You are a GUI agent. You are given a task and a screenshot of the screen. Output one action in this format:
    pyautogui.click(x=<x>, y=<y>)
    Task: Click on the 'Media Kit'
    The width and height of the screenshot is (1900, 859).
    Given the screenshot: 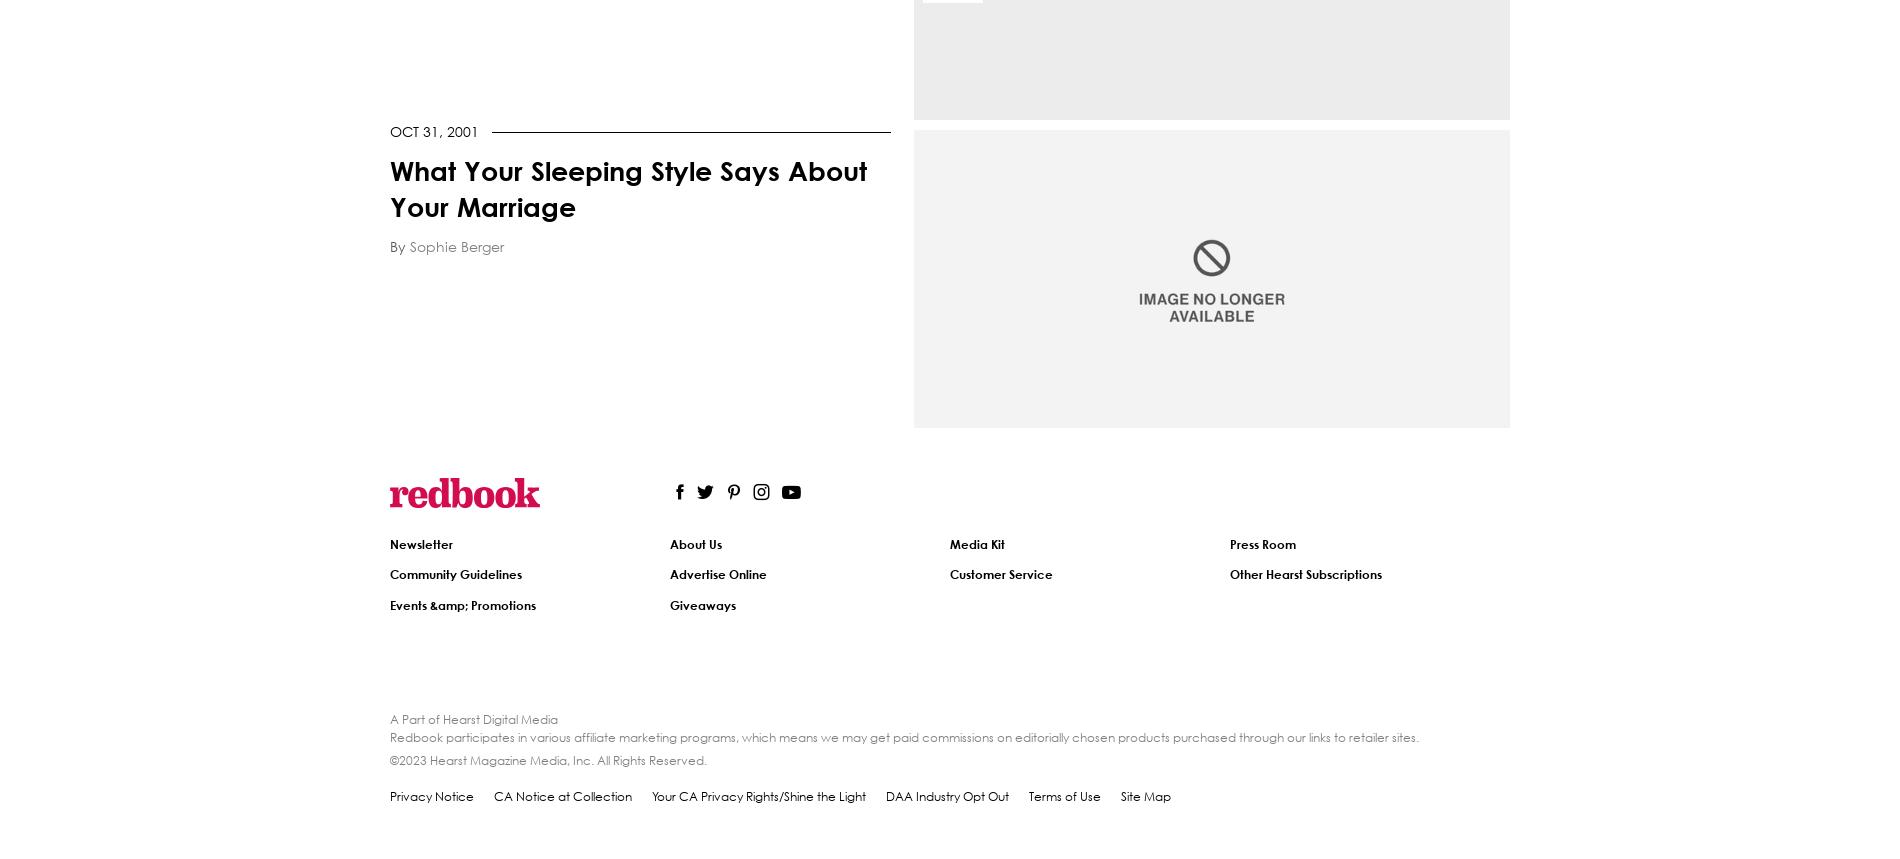 What is the action you would take?
    pyautogui.click(x=977, y=543)
    